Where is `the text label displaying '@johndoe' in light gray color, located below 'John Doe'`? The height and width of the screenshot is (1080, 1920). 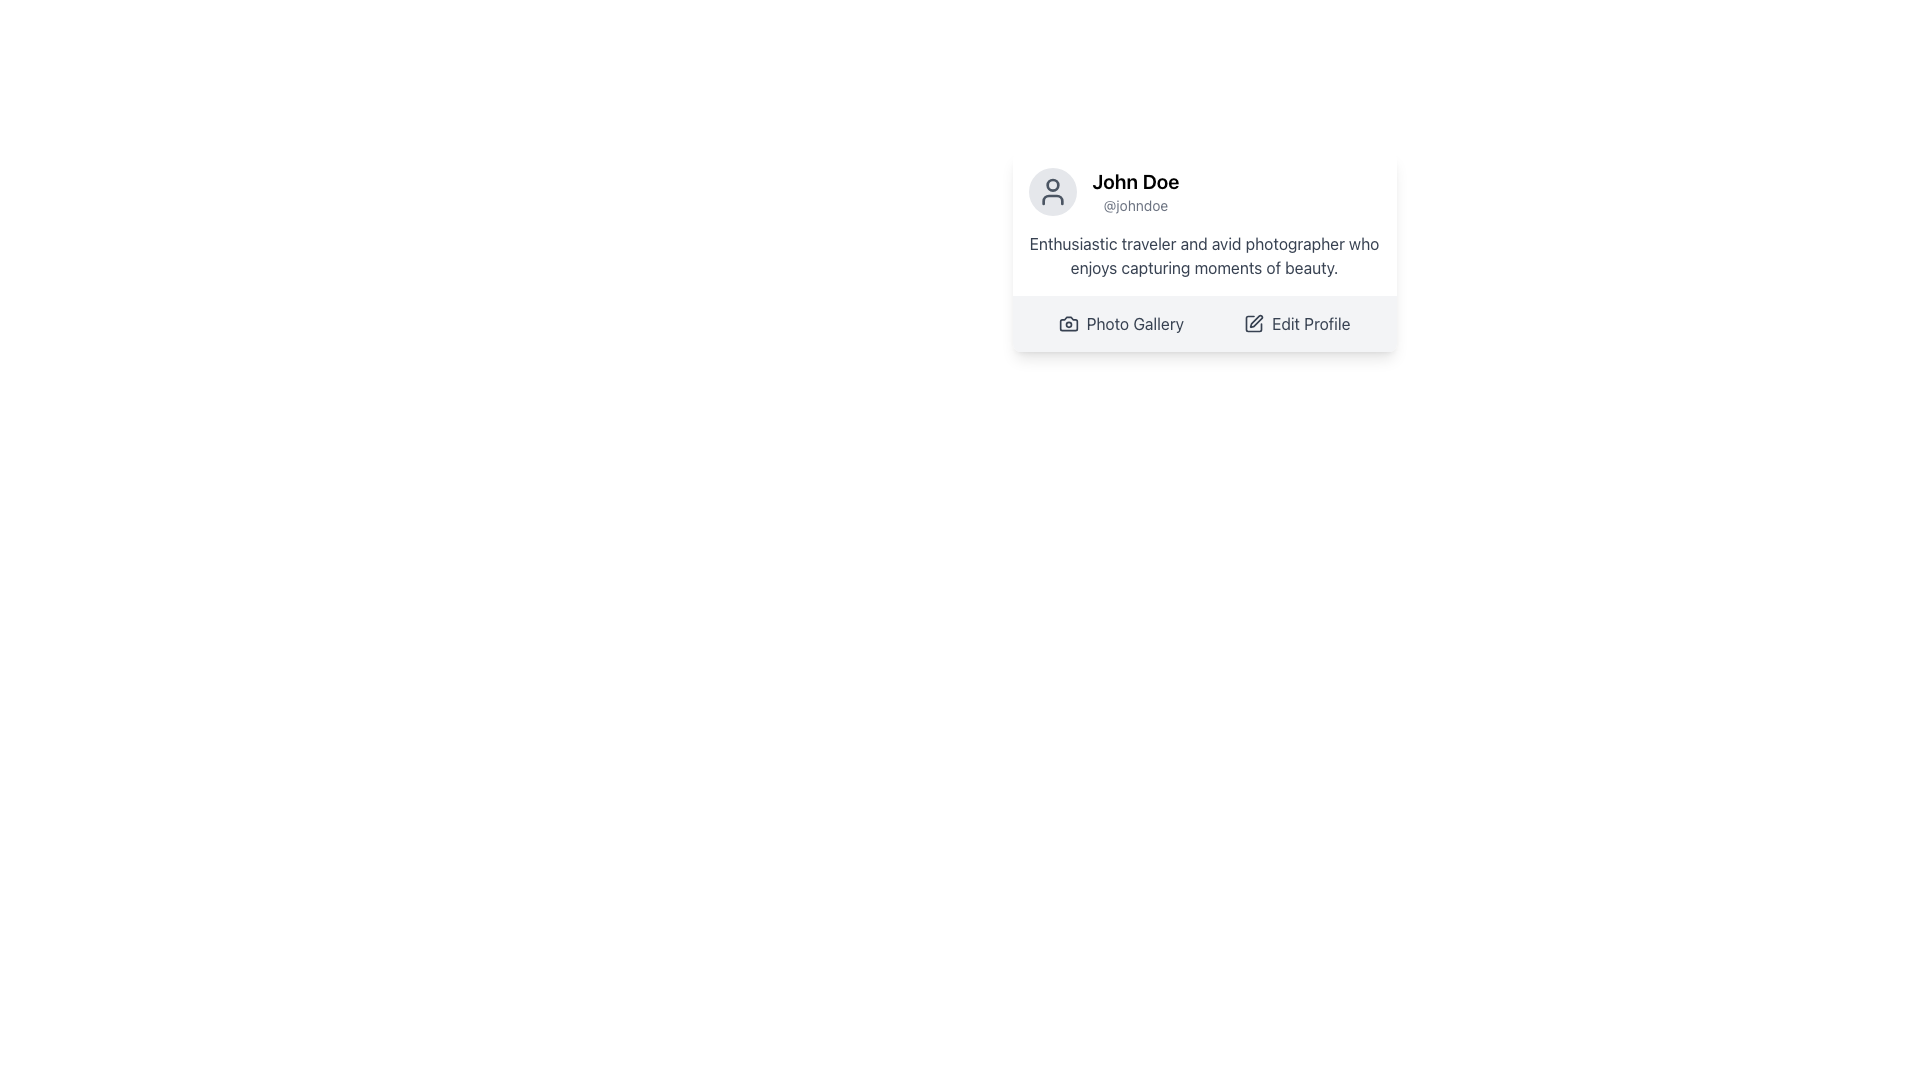
the text label displaying '@johndoe' in light gray color, located below 'John Doe' is located at coordinates (1135, 205).